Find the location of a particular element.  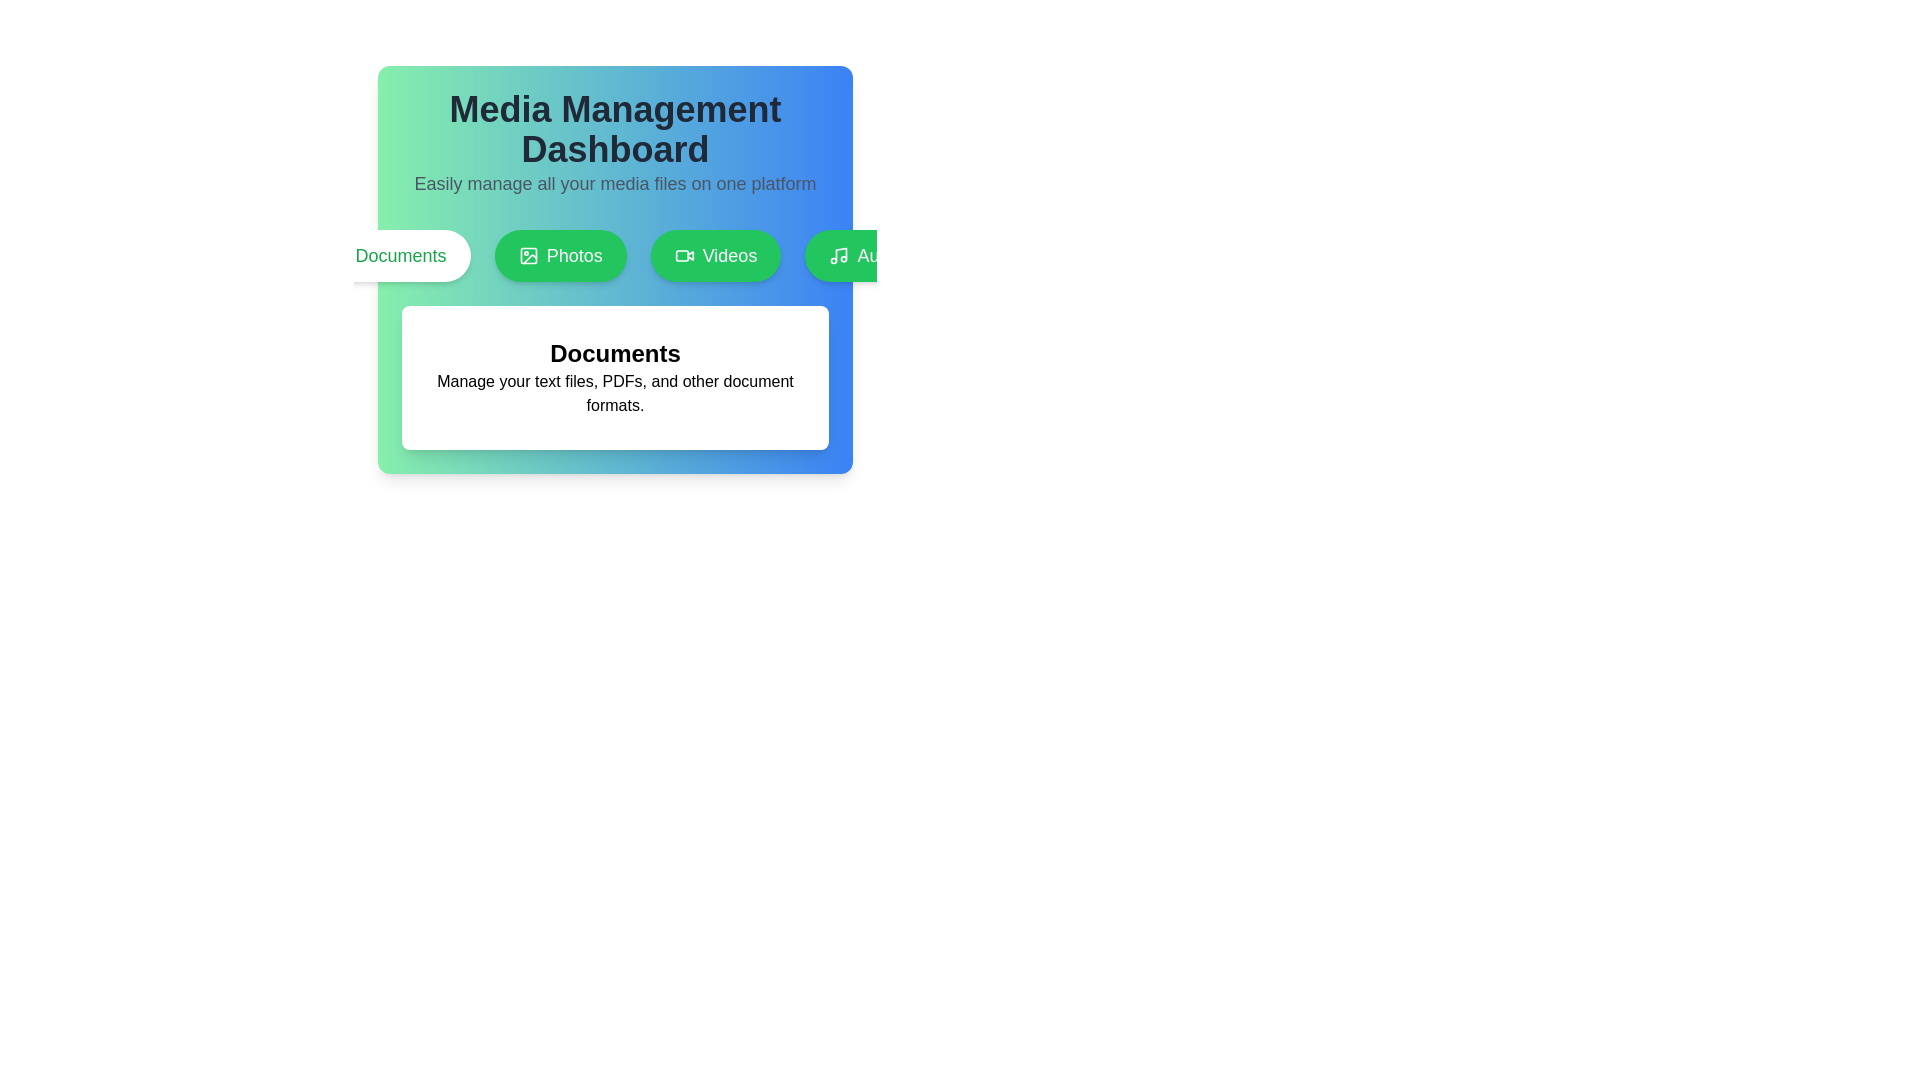

the 'Documents' button, which is a rounded rectangular button with green text and a document icon, located in the Media Management Dashboard is located at coordinates (387, 254).